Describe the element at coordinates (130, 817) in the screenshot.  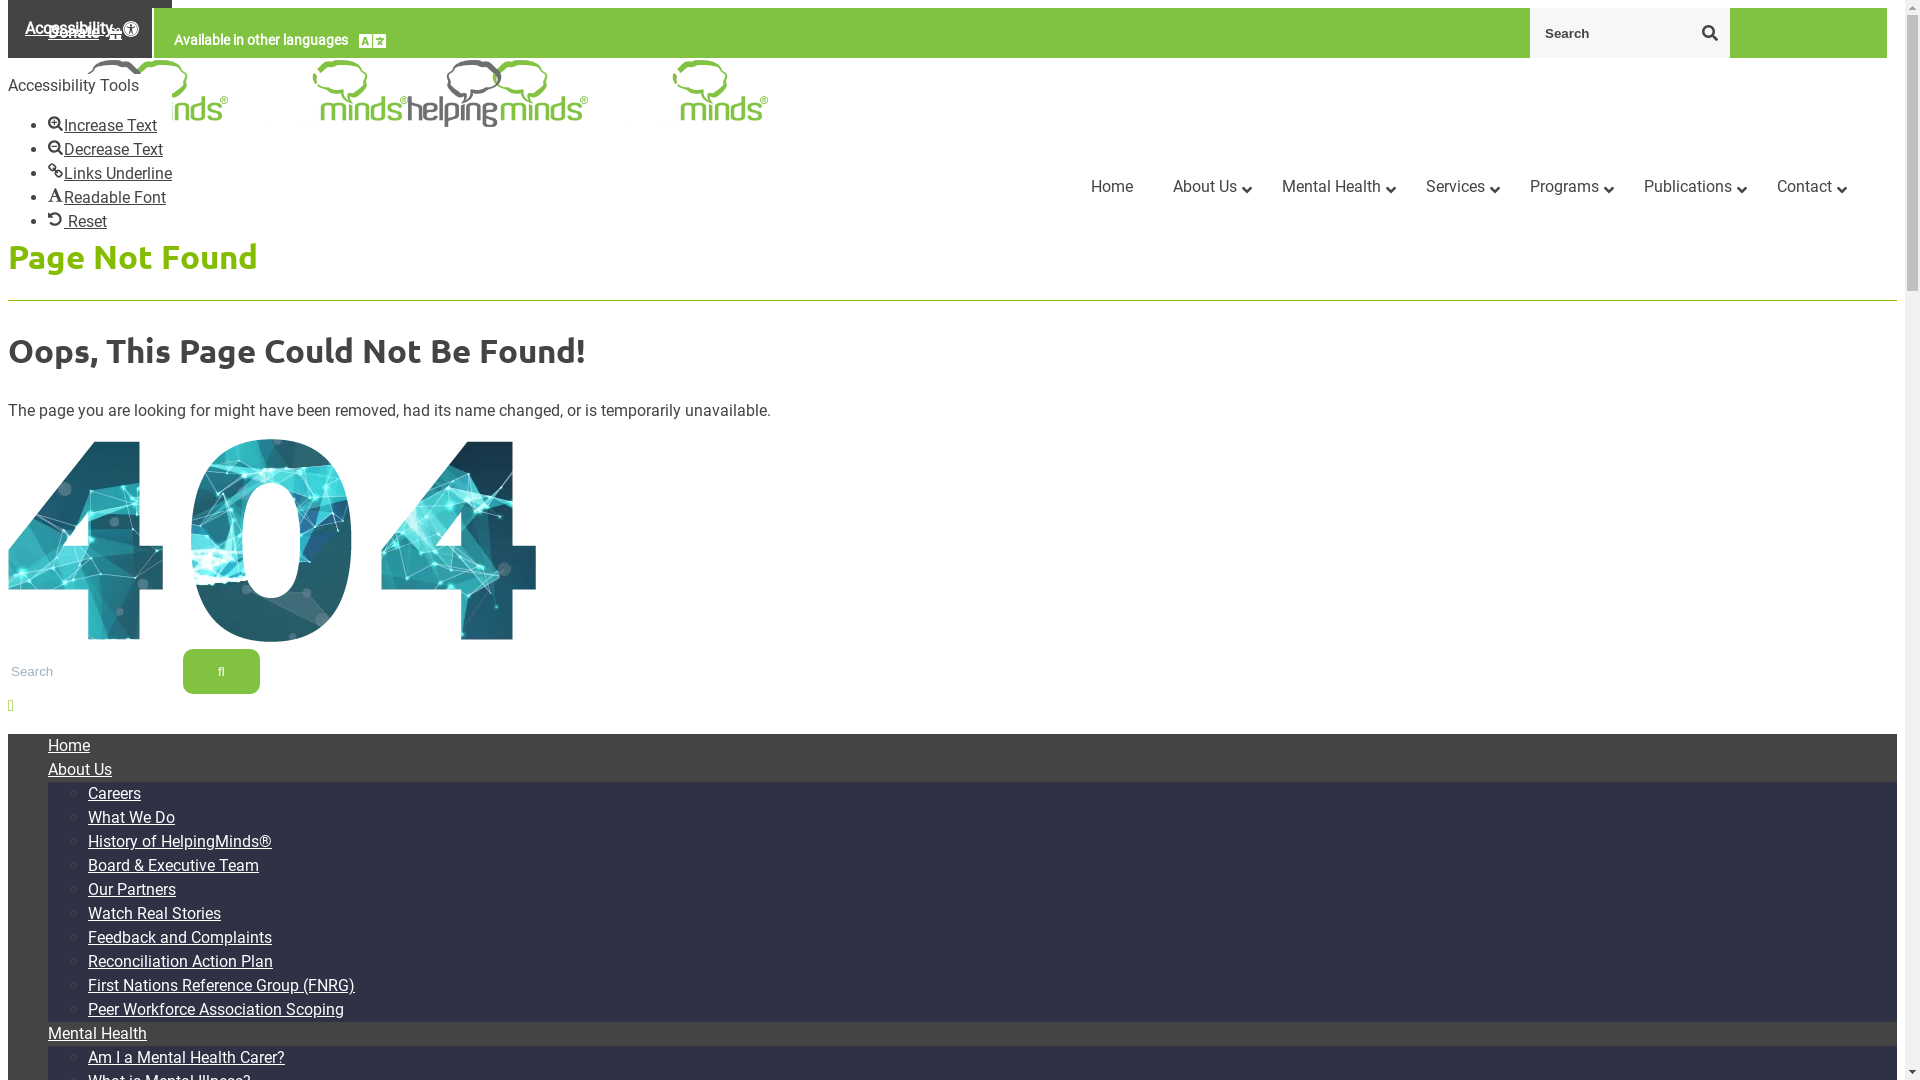
I see `'What We Do'` at that location.